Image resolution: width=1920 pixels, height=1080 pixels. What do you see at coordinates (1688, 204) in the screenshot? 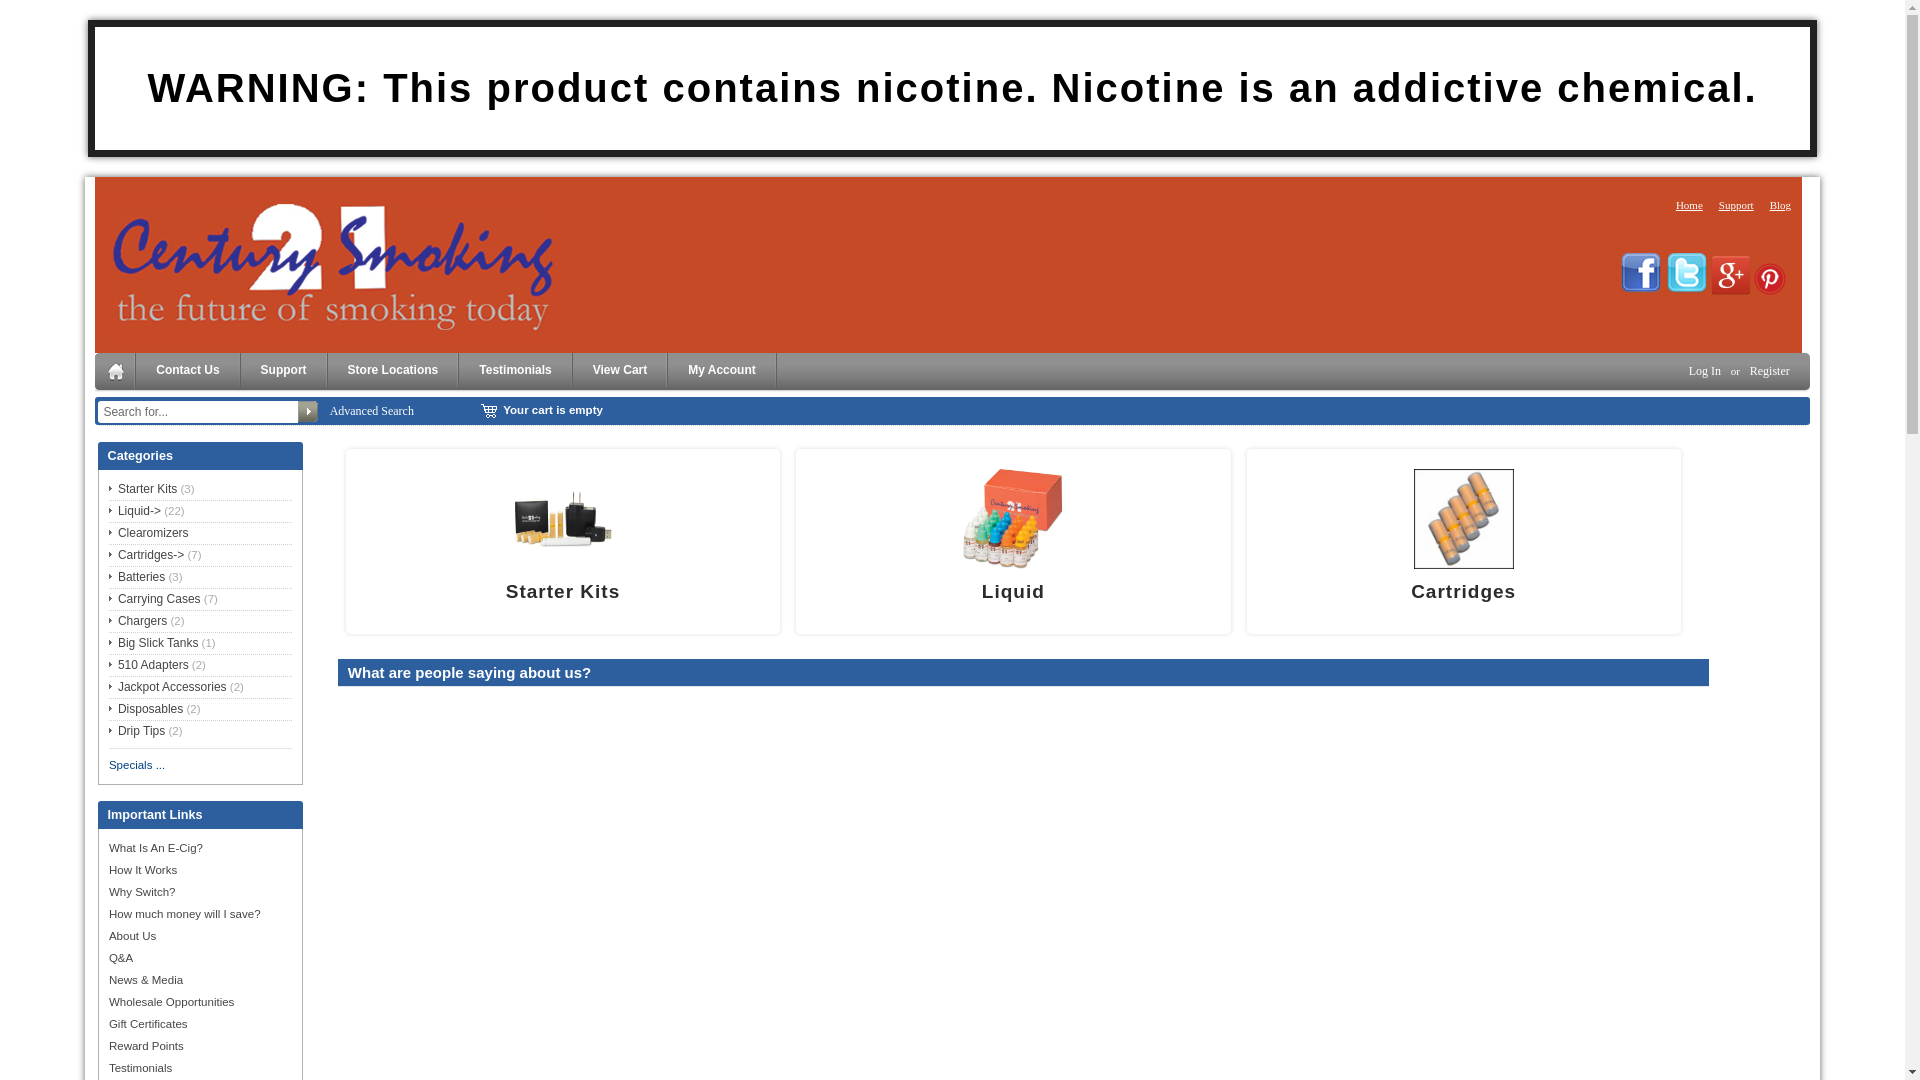
I see `'Home'` at bounding box center [1688, 204].